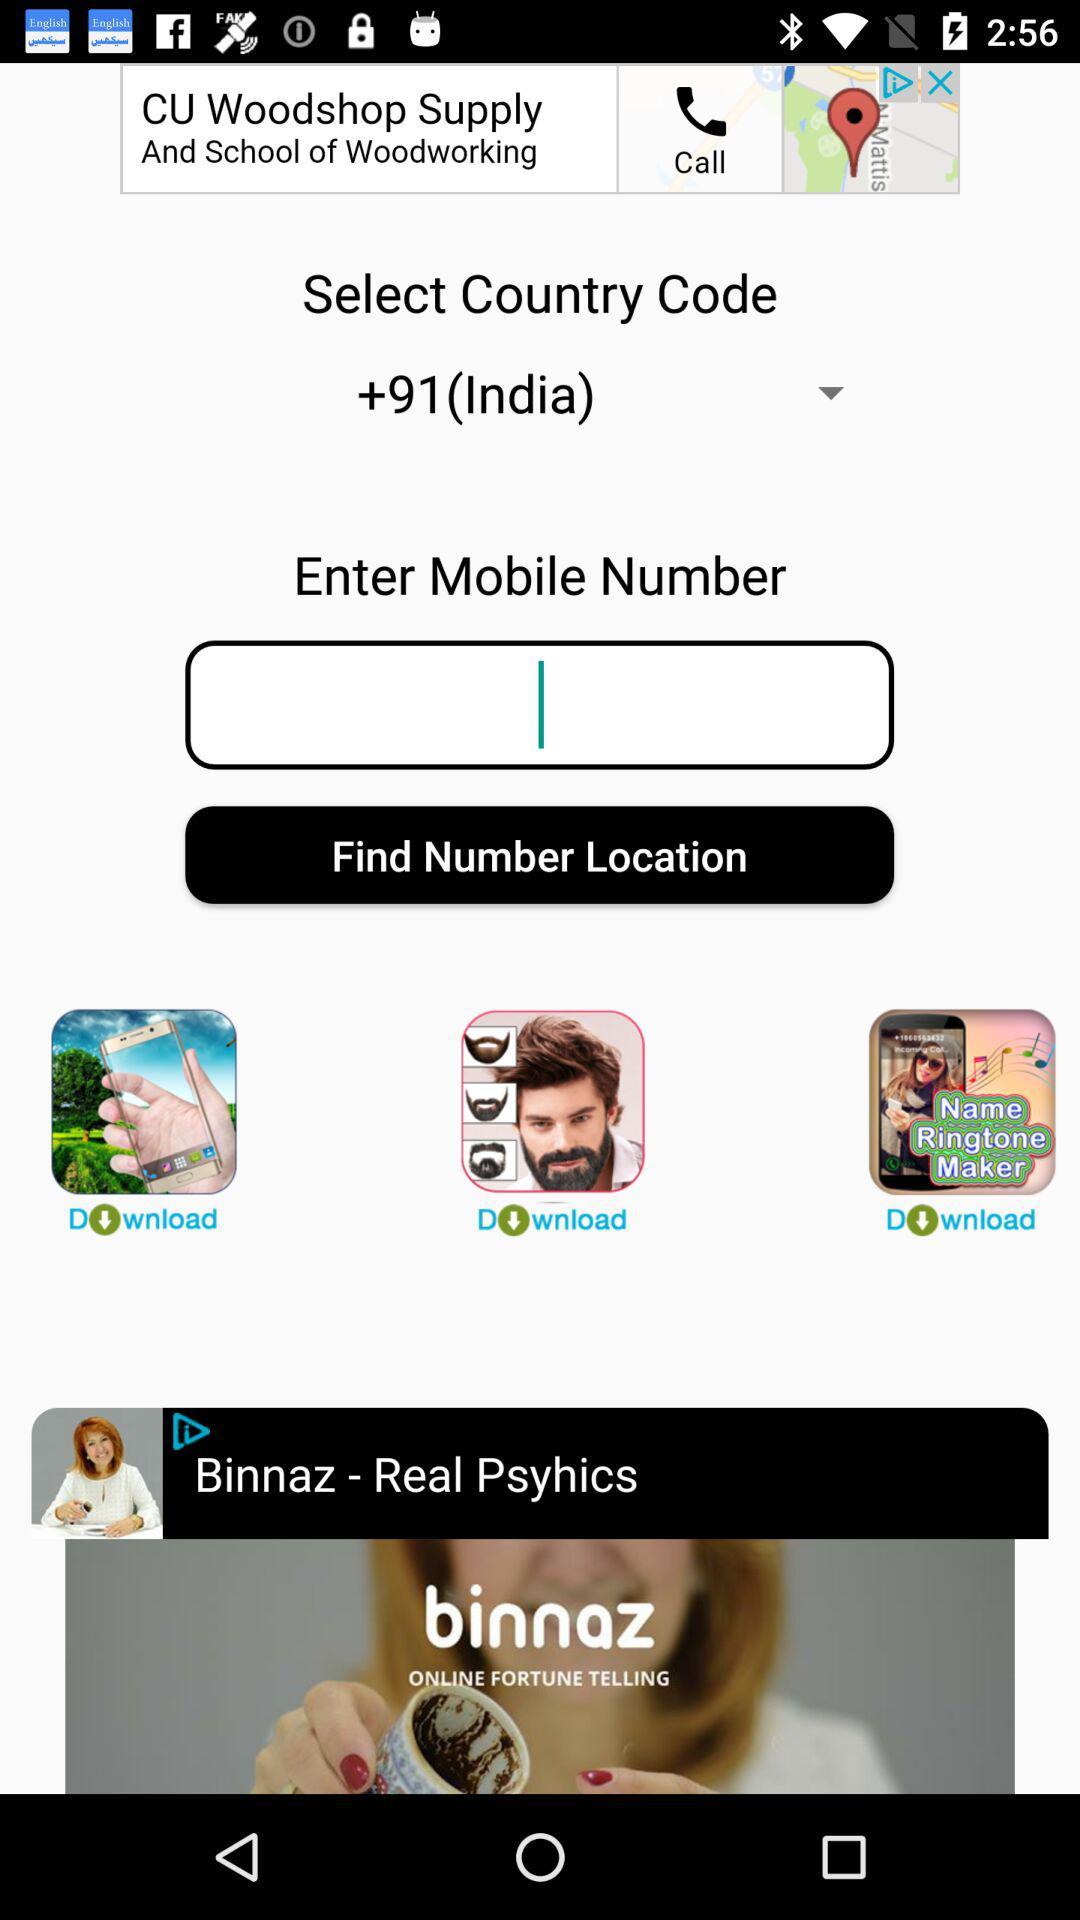 This screenshot has height=1920, width=1080. I want to click on download more facial hair options, so click(540, 1112).